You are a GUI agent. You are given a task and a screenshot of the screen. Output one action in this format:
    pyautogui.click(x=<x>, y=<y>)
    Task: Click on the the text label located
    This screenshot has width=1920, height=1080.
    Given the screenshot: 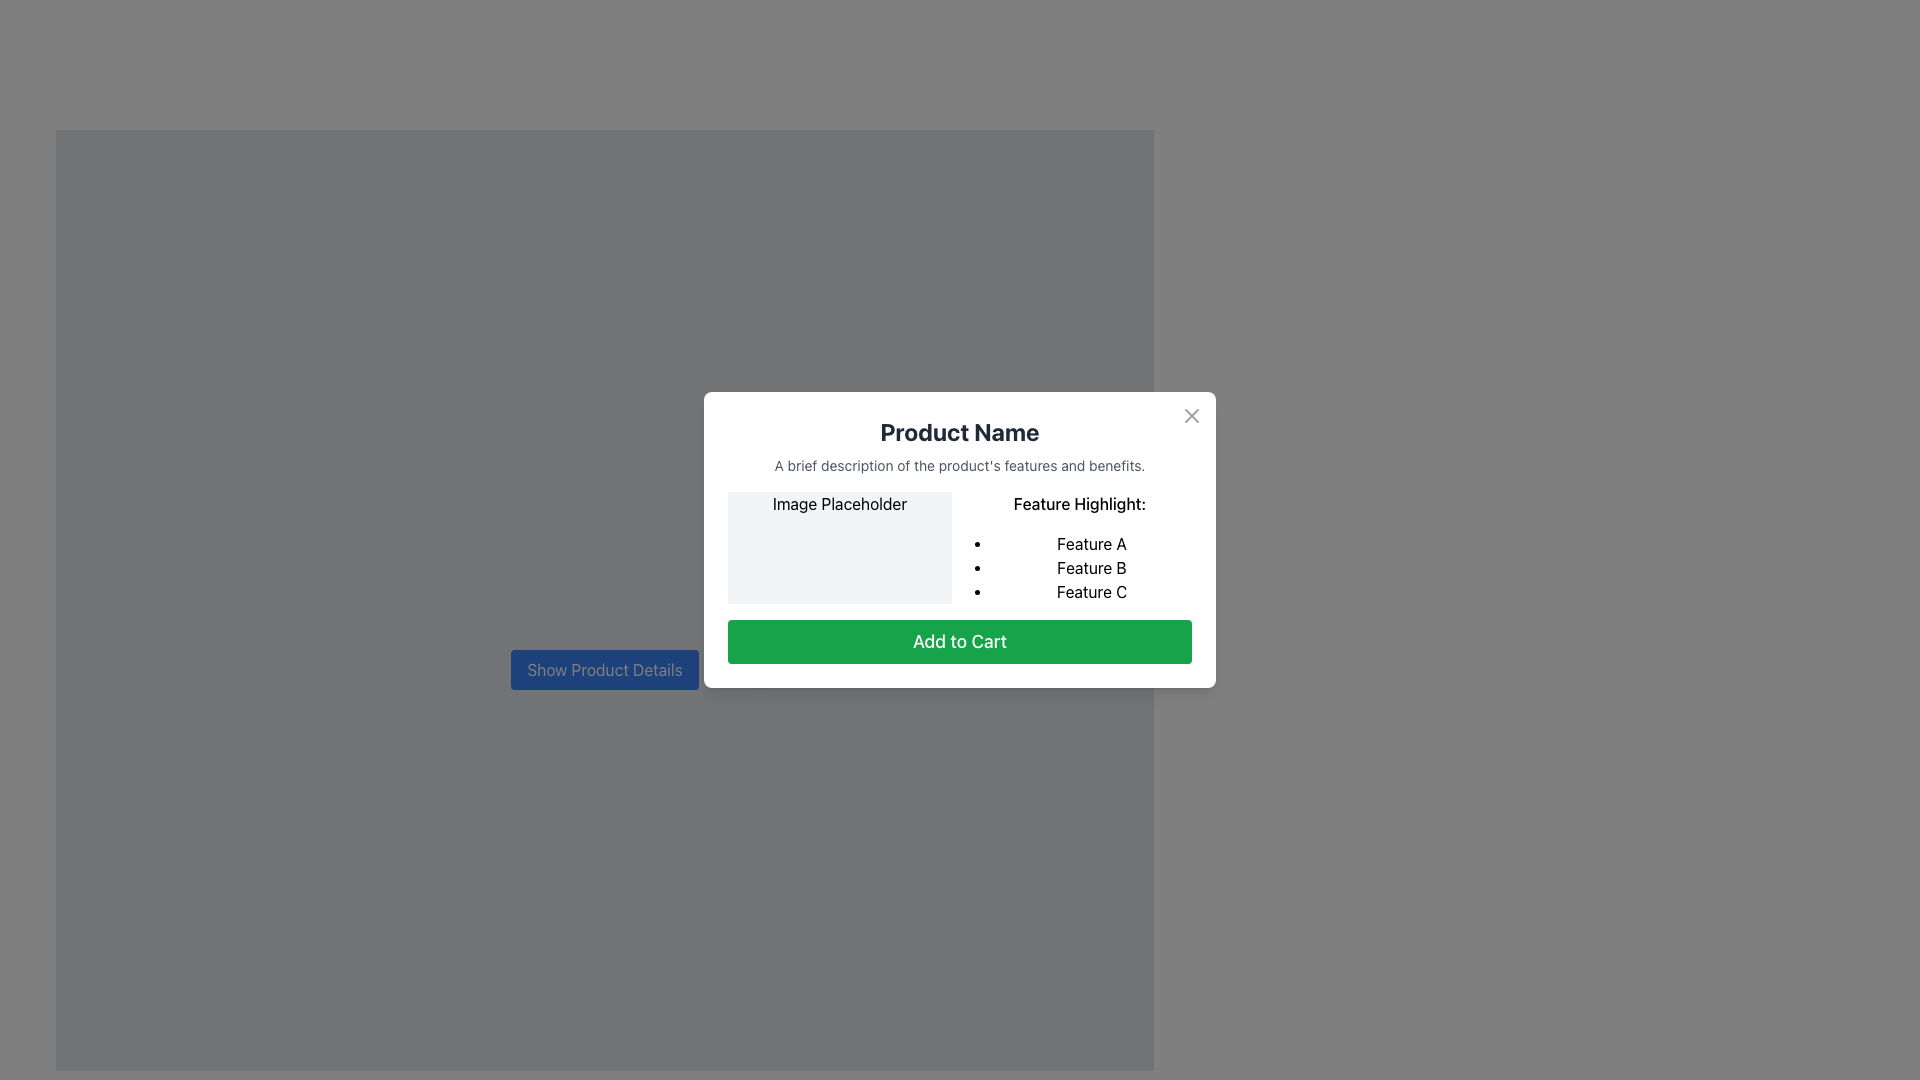 What is the action you would take?
    pyautogui.click(x=1079, y=503)
    